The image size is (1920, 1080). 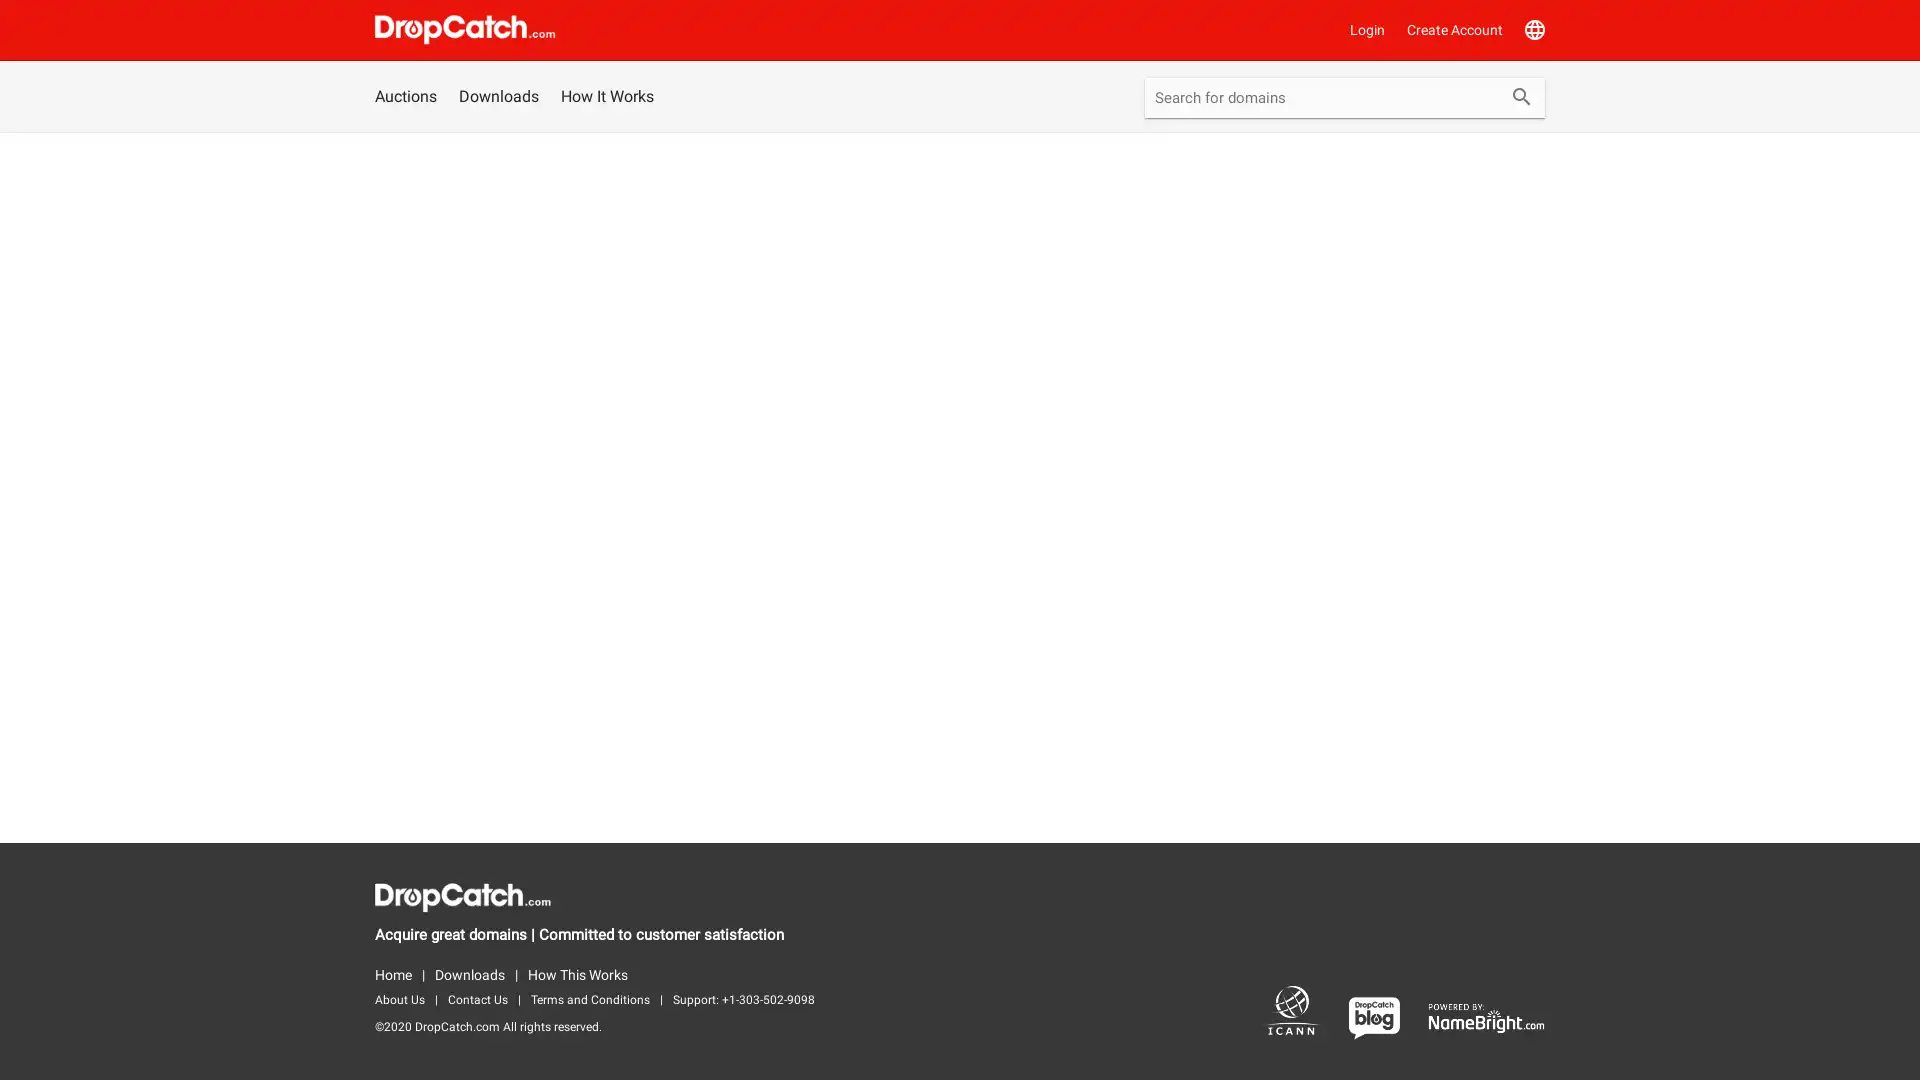 I want to click on Submit, so click(x=1520, y=99).